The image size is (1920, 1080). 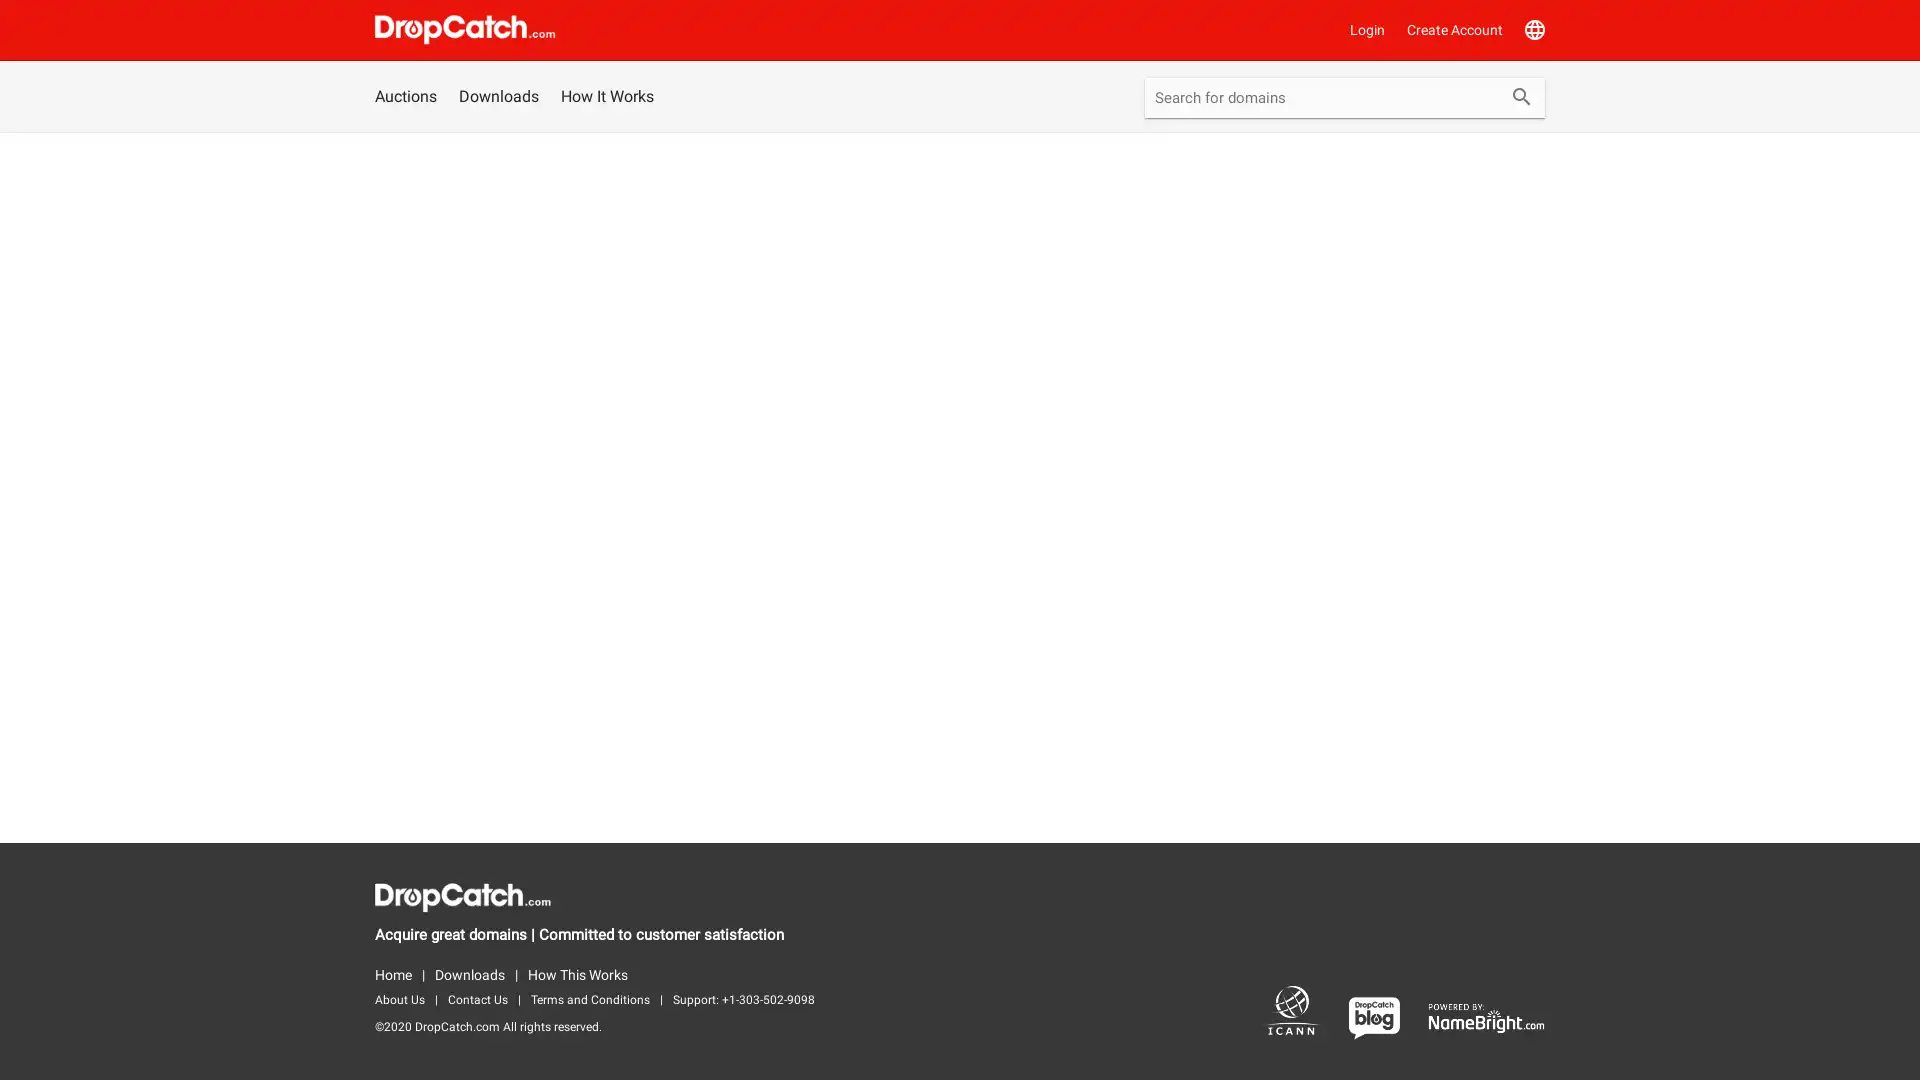 I want to click on Submit, so click(x=1520, y=99).